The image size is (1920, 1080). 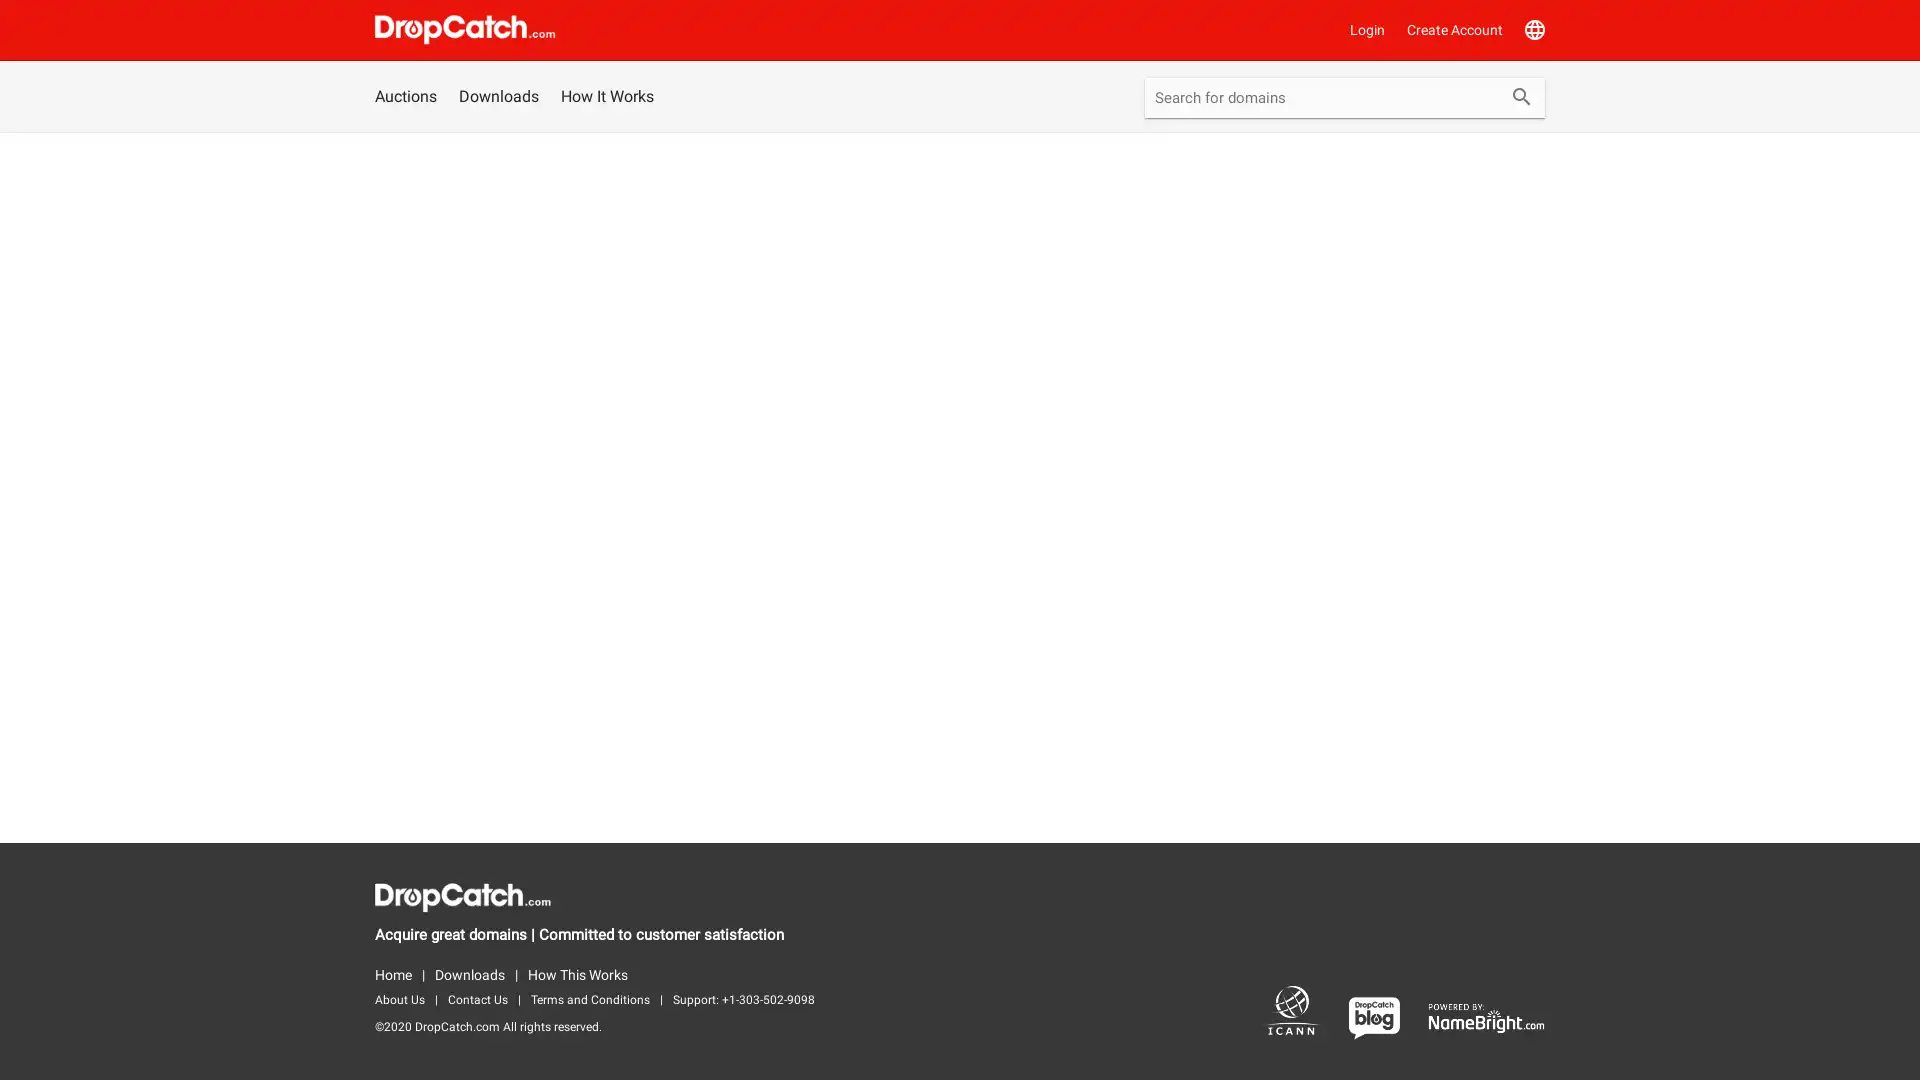 I want to click on Submit, so click(x=1520, y=99).